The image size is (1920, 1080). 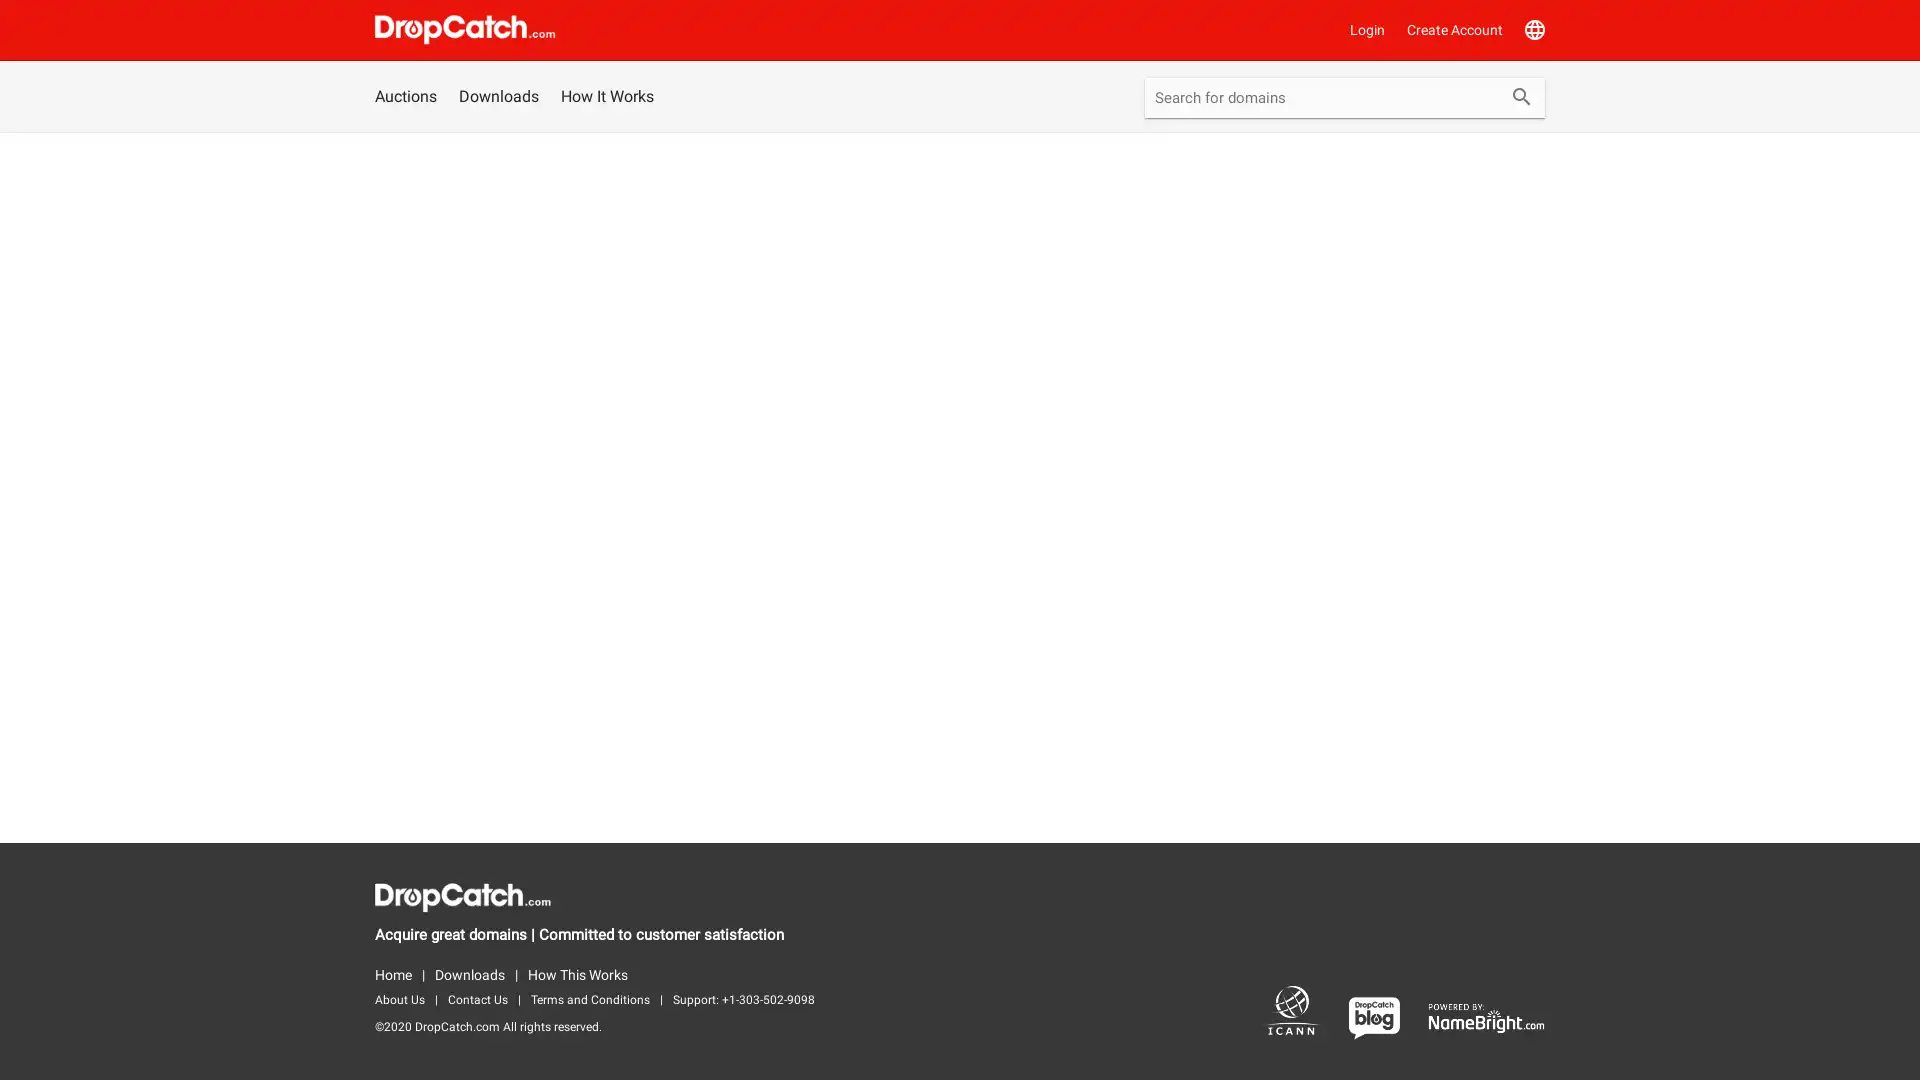 I want to click on Submit, so click(x=1520, y=99).